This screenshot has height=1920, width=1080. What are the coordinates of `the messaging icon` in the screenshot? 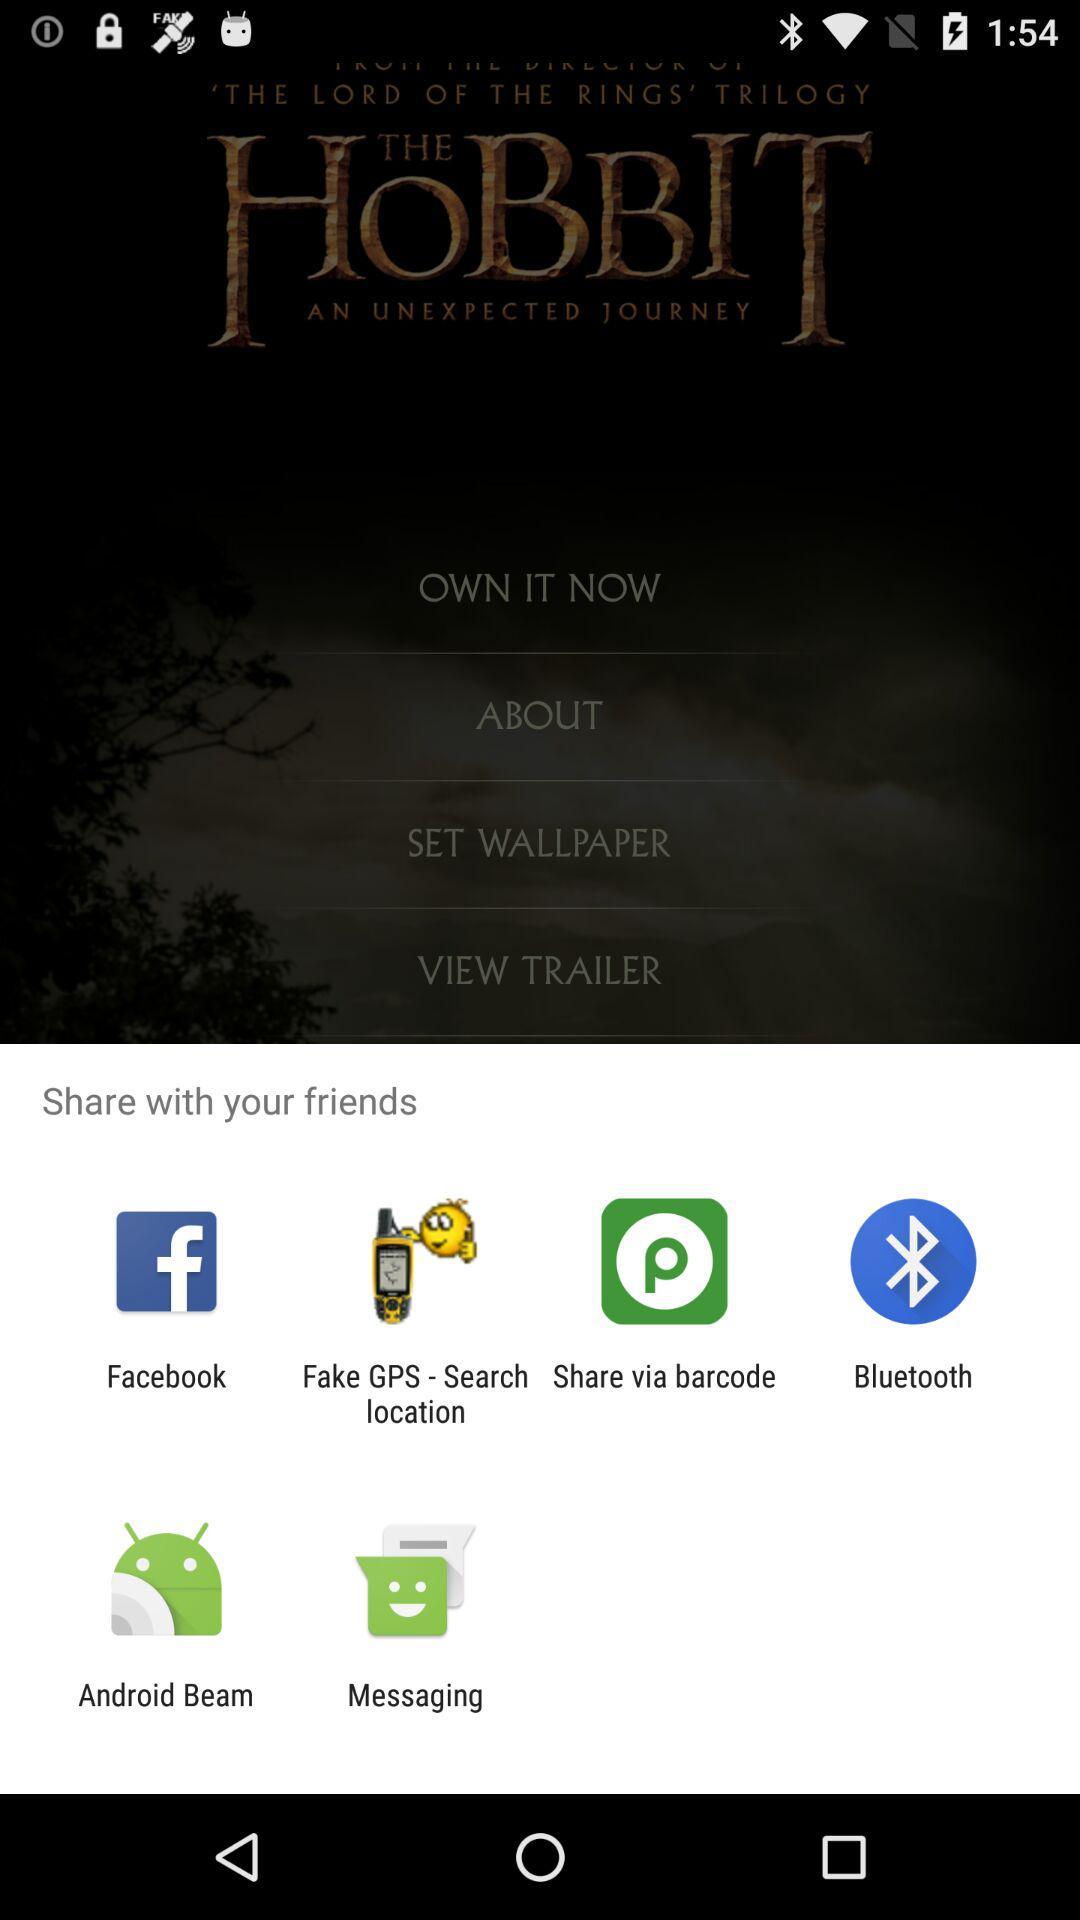 It's located at (414, 1711).